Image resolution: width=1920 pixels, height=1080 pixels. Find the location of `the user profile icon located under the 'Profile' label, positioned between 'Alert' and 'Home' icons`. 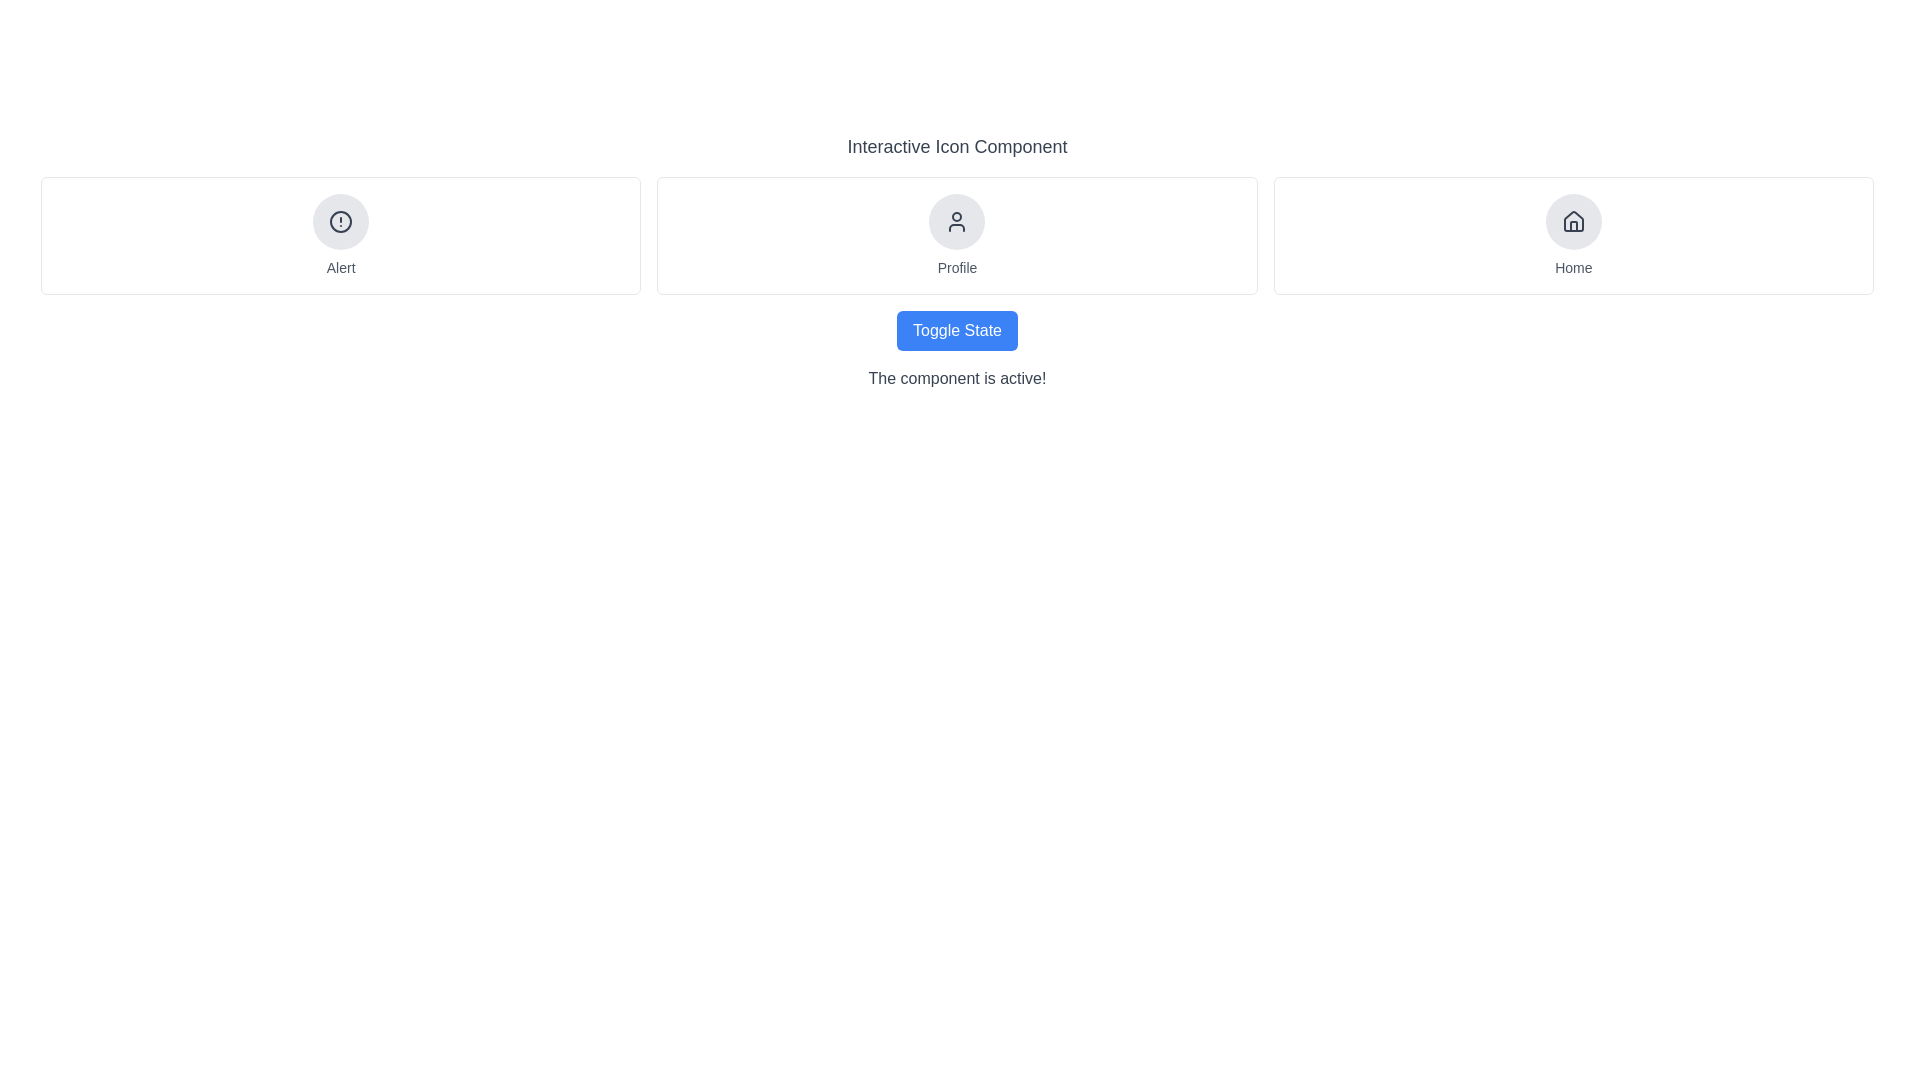

the user profile icon located under the 'Profile' label, positioned between 'Alert' and 'Home' icons is located at coordinates (956, 222).